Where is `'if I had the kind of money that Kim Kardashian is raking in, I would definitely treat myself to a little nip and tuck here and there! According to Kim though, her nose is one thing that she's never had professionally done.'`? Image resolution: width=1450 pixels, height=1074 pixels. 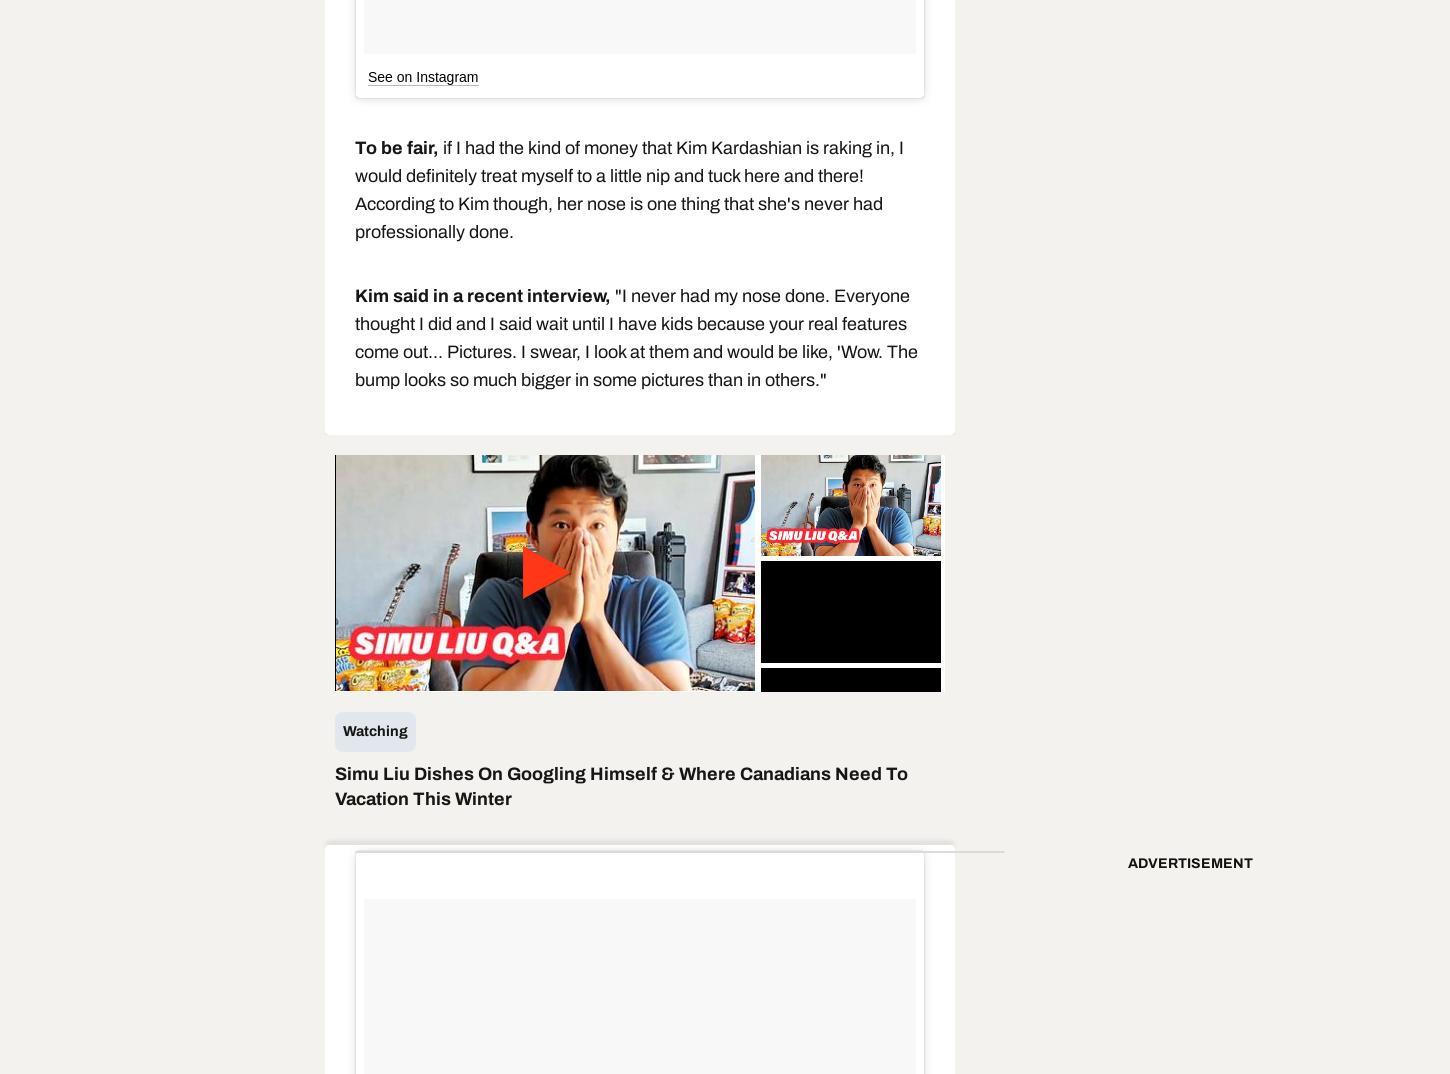
'if I had the kind of money that Kim Kardashian is raking in, I would definitely treat myself to a little nip and tuck here and there! According to Kim though, her nose is one thing that she's never had professionally done.' is located at coordinates (628, 189).